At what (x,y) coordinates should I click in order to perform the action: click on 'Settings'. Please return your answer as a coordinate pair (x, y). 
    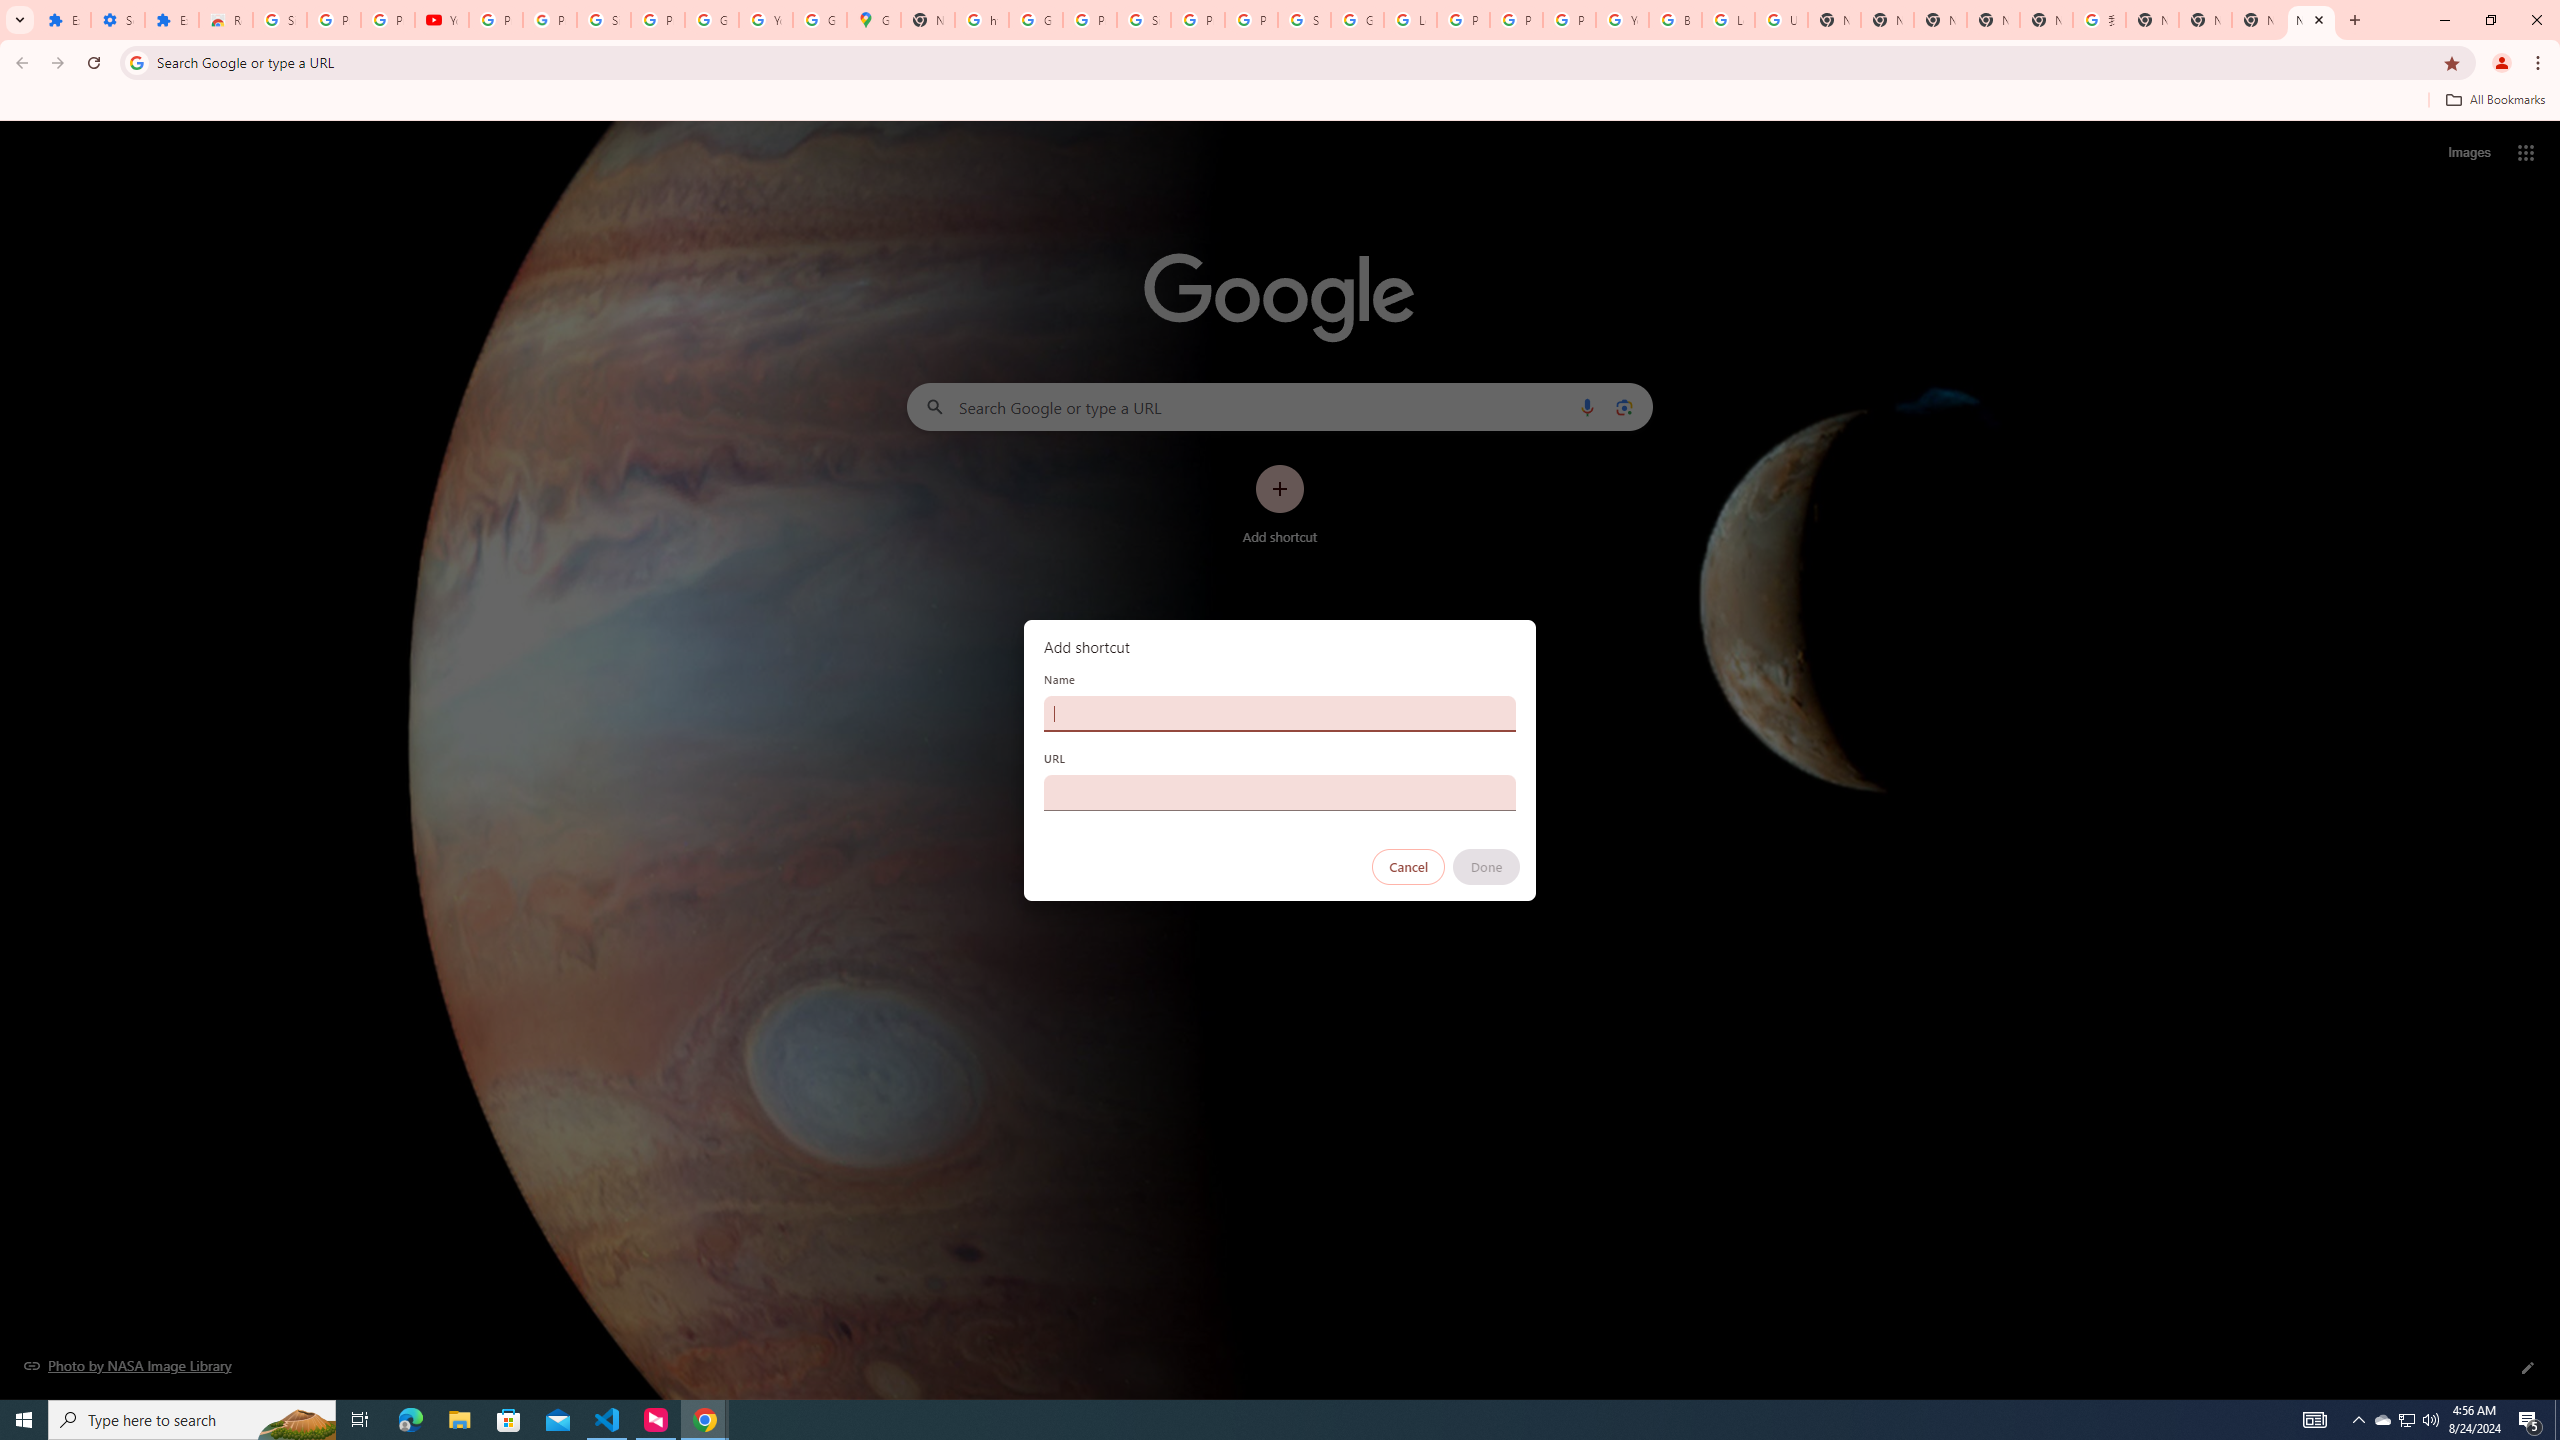
    Looking at the image, I should click on (117, 19).